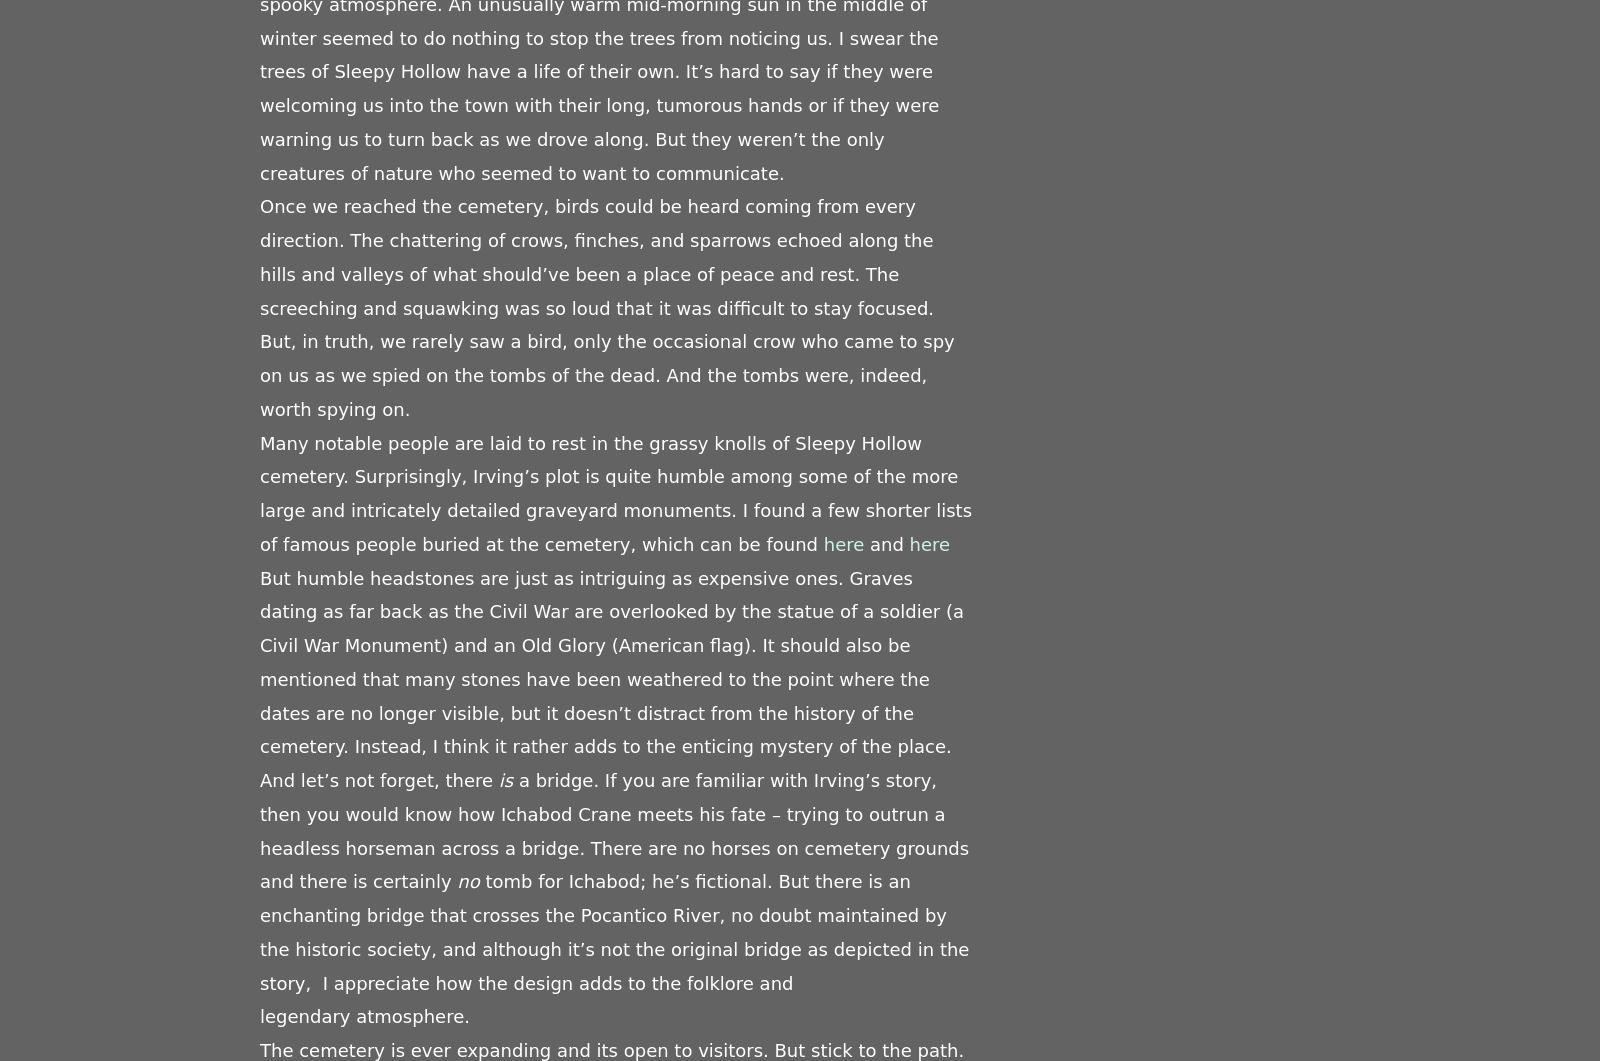 The width and height of the screenshot is (1600, 1061). I want to click on 'Many notable people are laid to rest in the grassy knolls of Sleepy Hollow cemetery. Surprisingly, Irving’s plot is quite humble among some of the more large and intricately detailed graveyard monuments. I found a few shorter lists of famous people buried at the cemetery, which can be found', so click(616, 493).